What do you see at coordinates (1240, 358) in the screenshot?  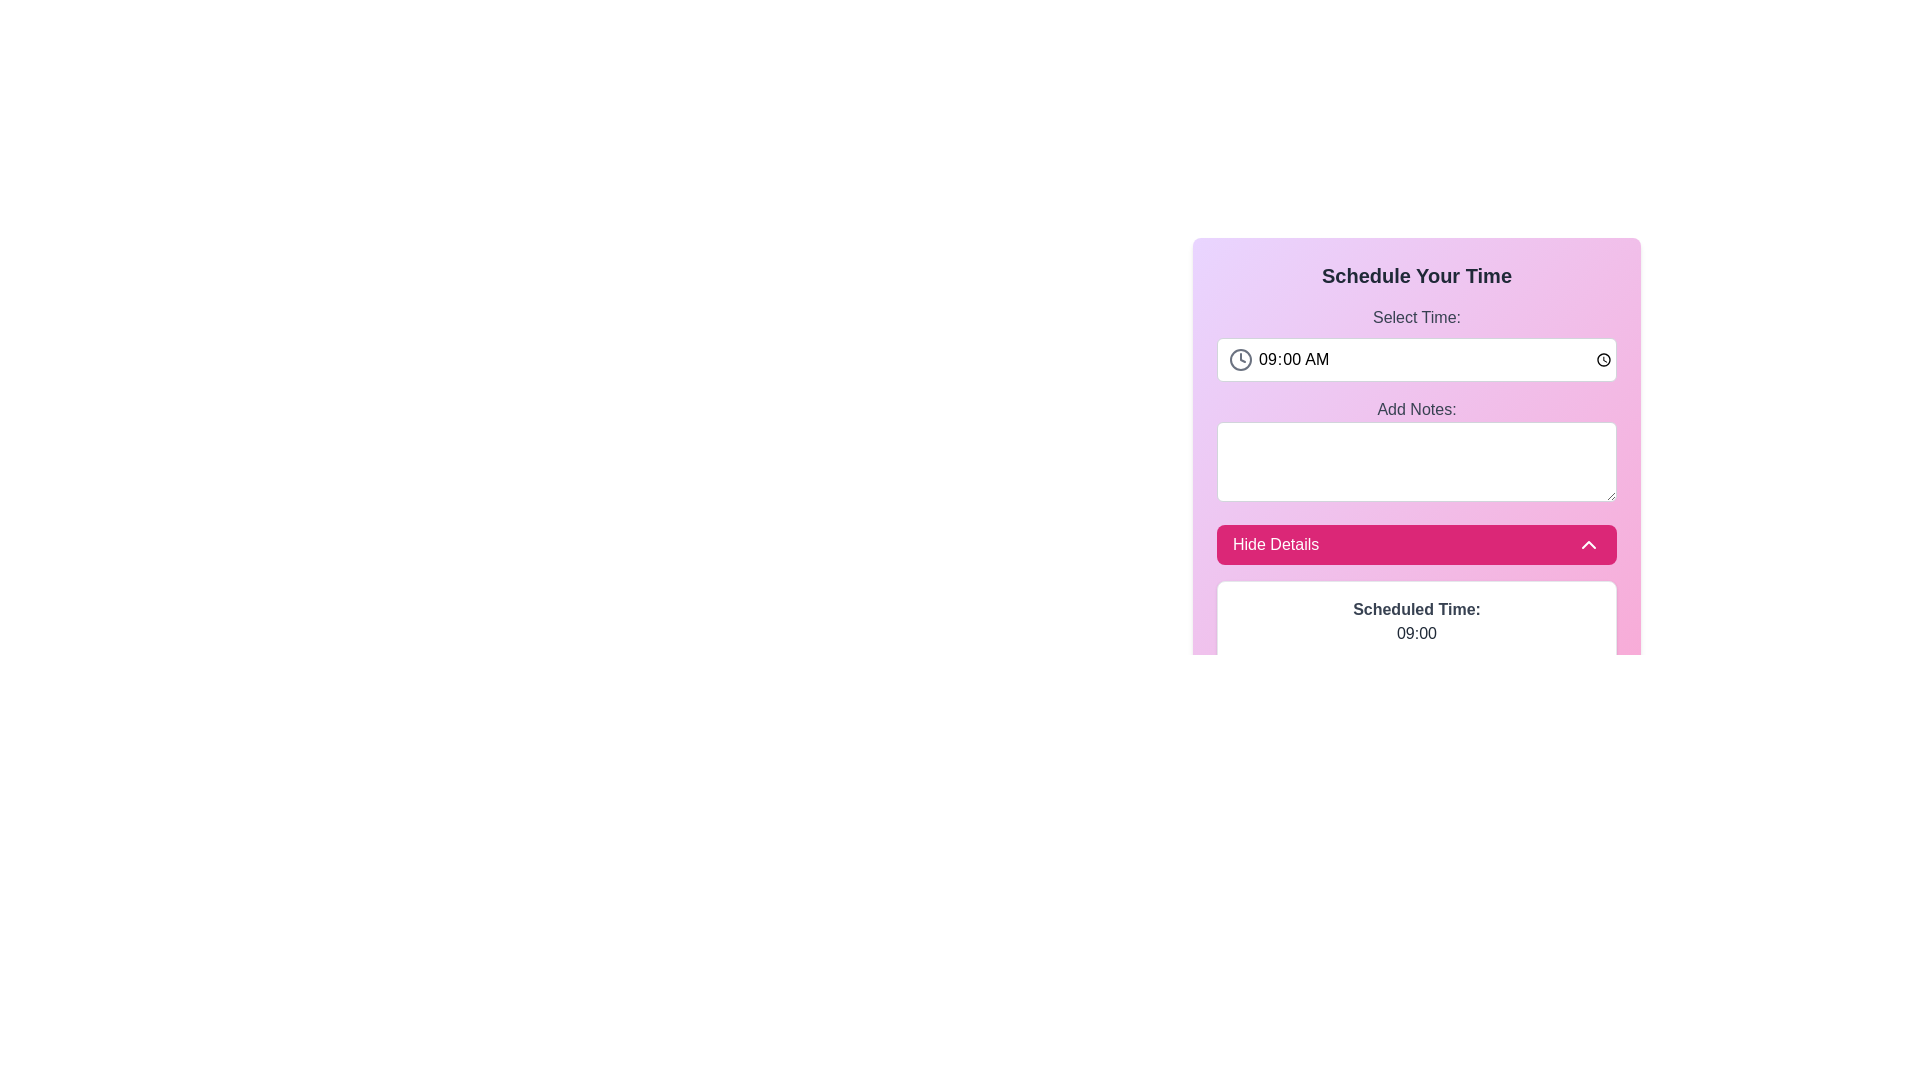 I see `the clock icon indicating the time selection field, which is located on the left side of the text field displaying '09:00 AM'` at bounding box center [1240, 358].